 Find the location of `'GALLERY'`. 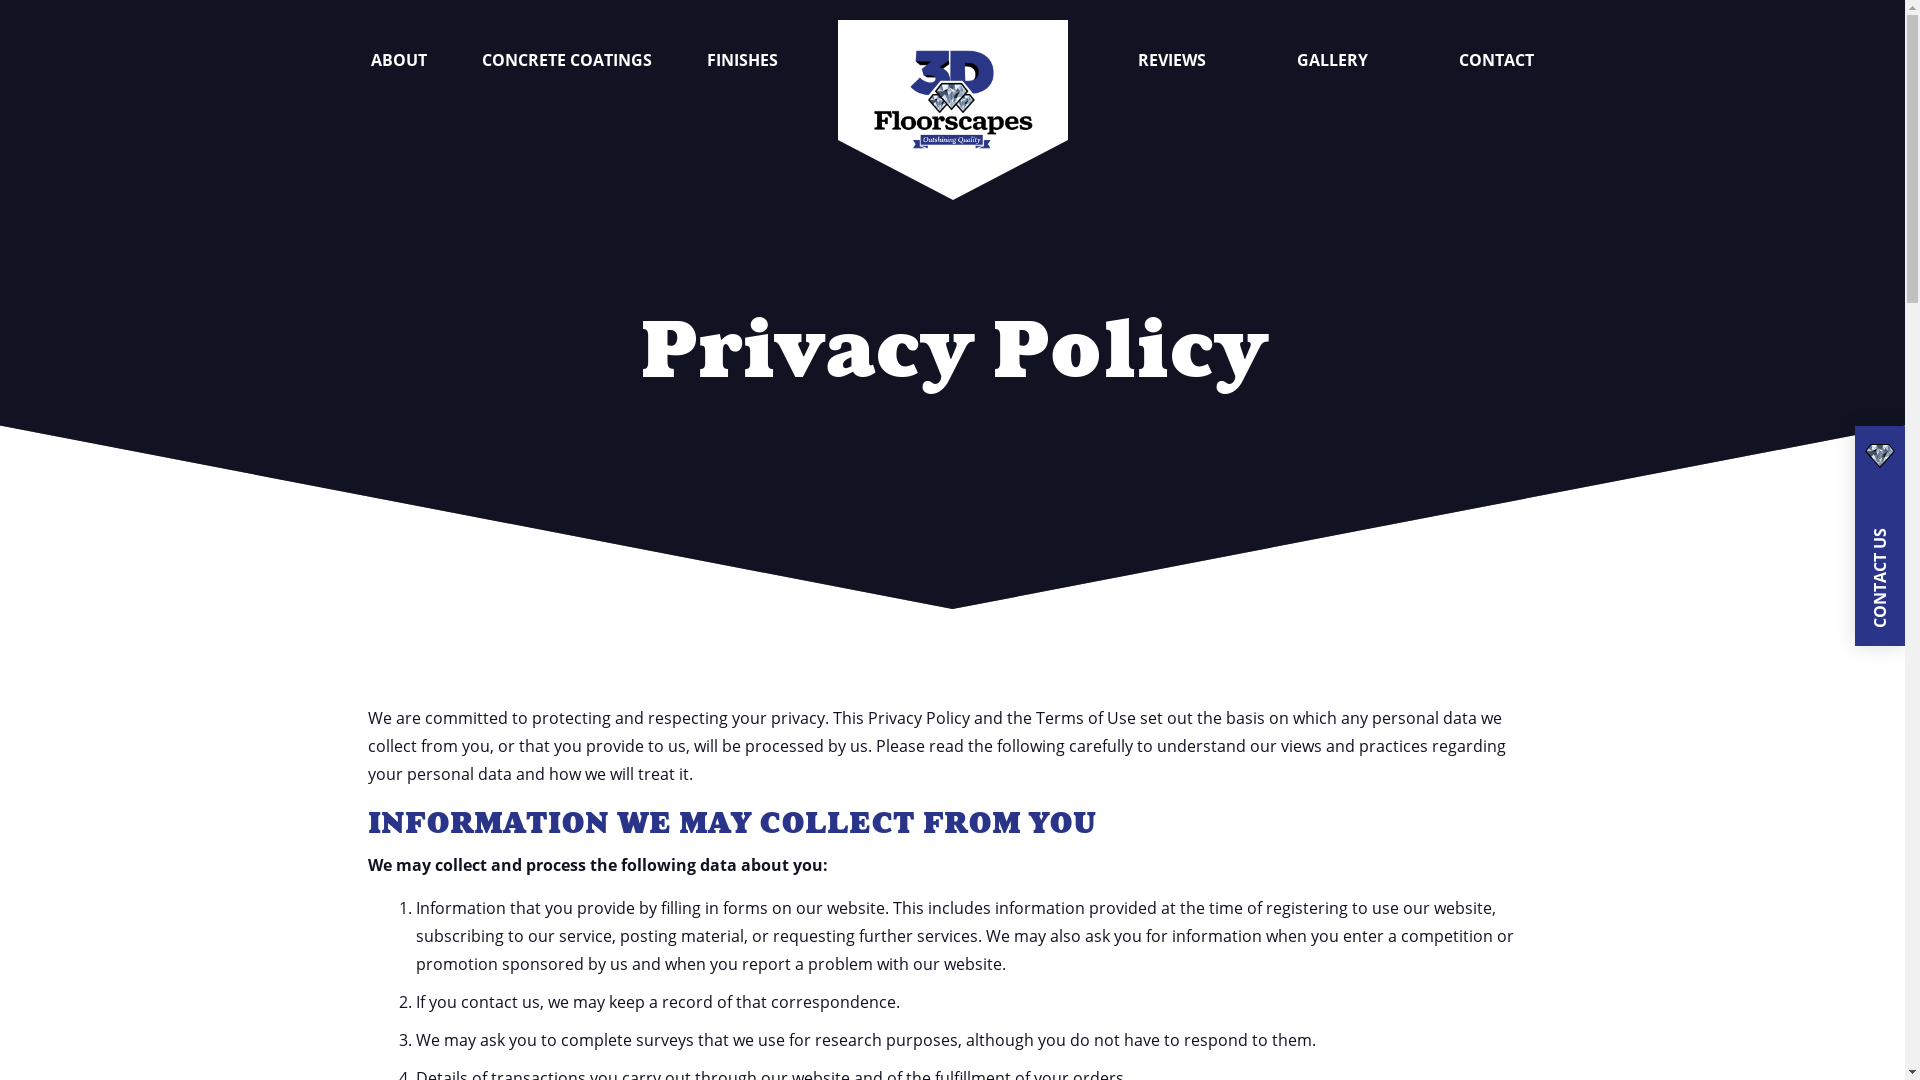

'GALLERY' is located at coordinates (1332, 59).